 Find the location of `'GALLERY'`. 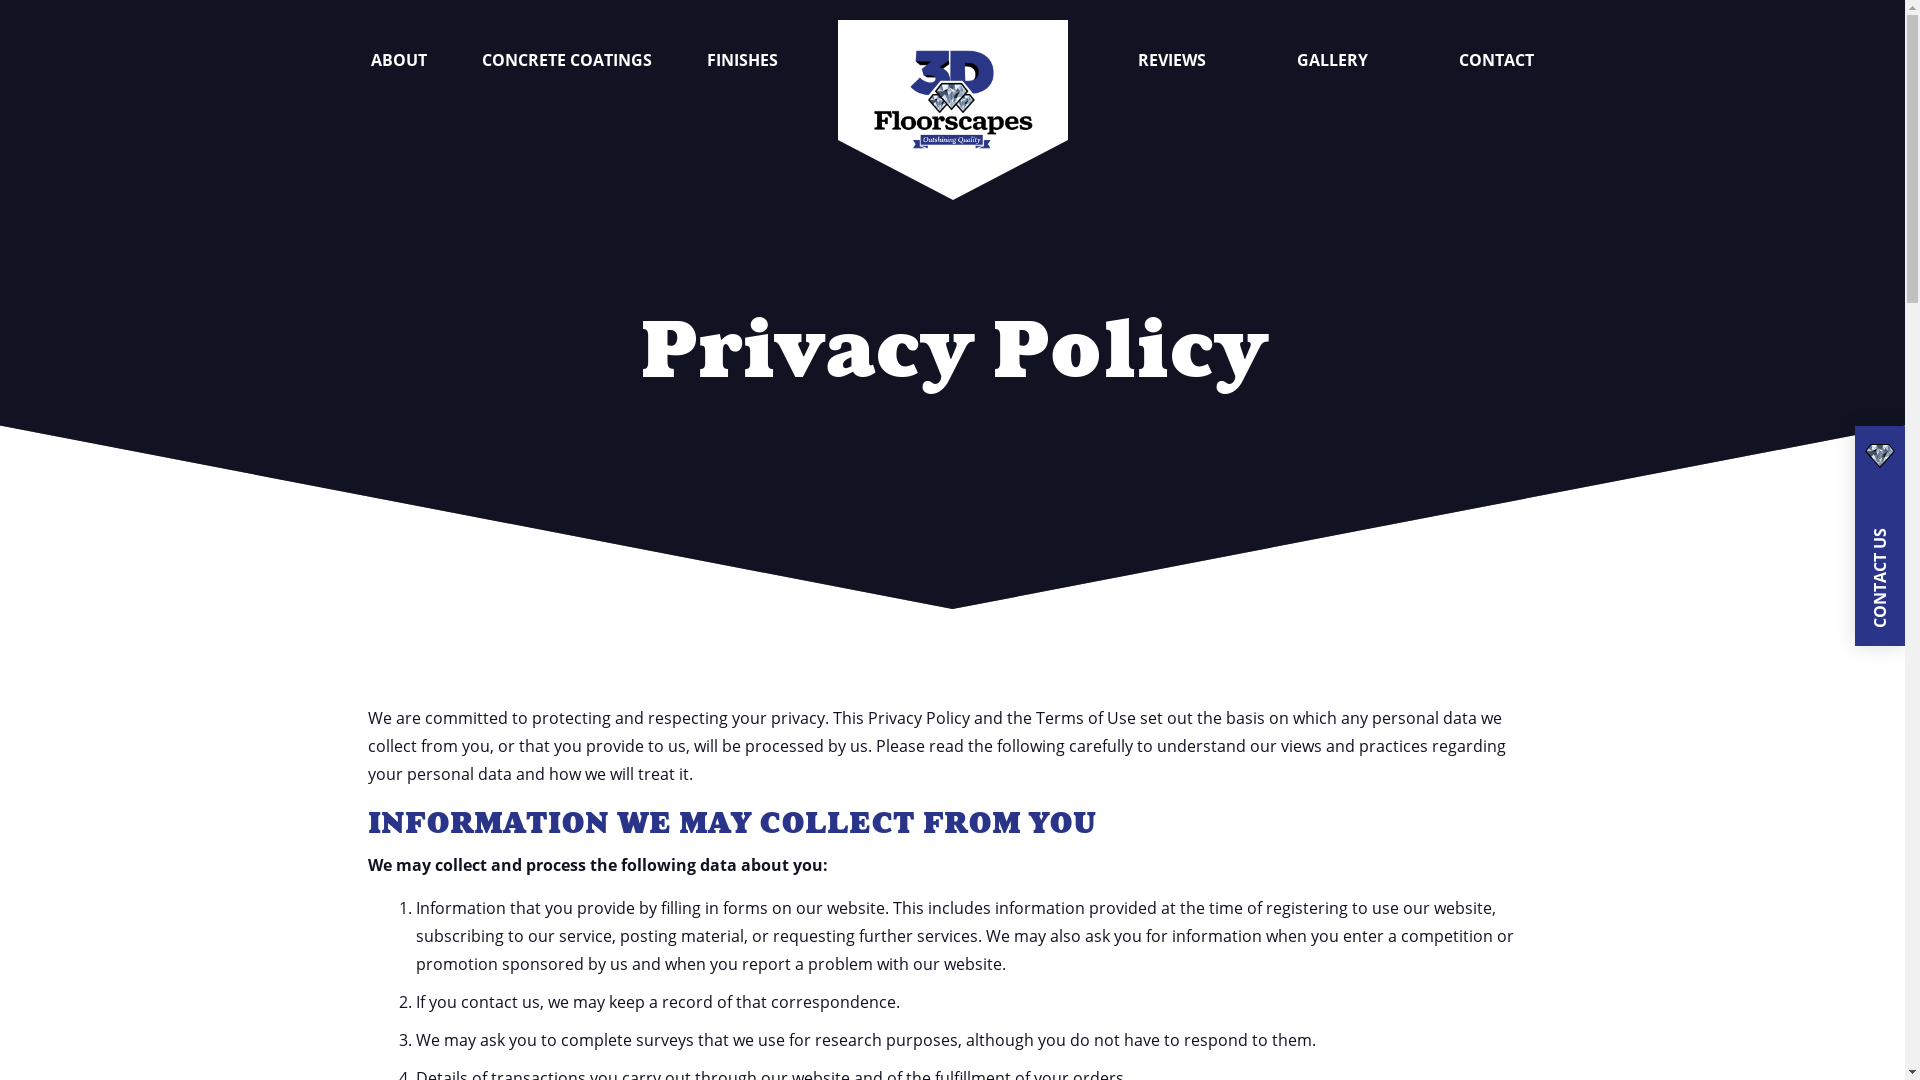

'GALLERY' is located at coordinates (1332, 59).